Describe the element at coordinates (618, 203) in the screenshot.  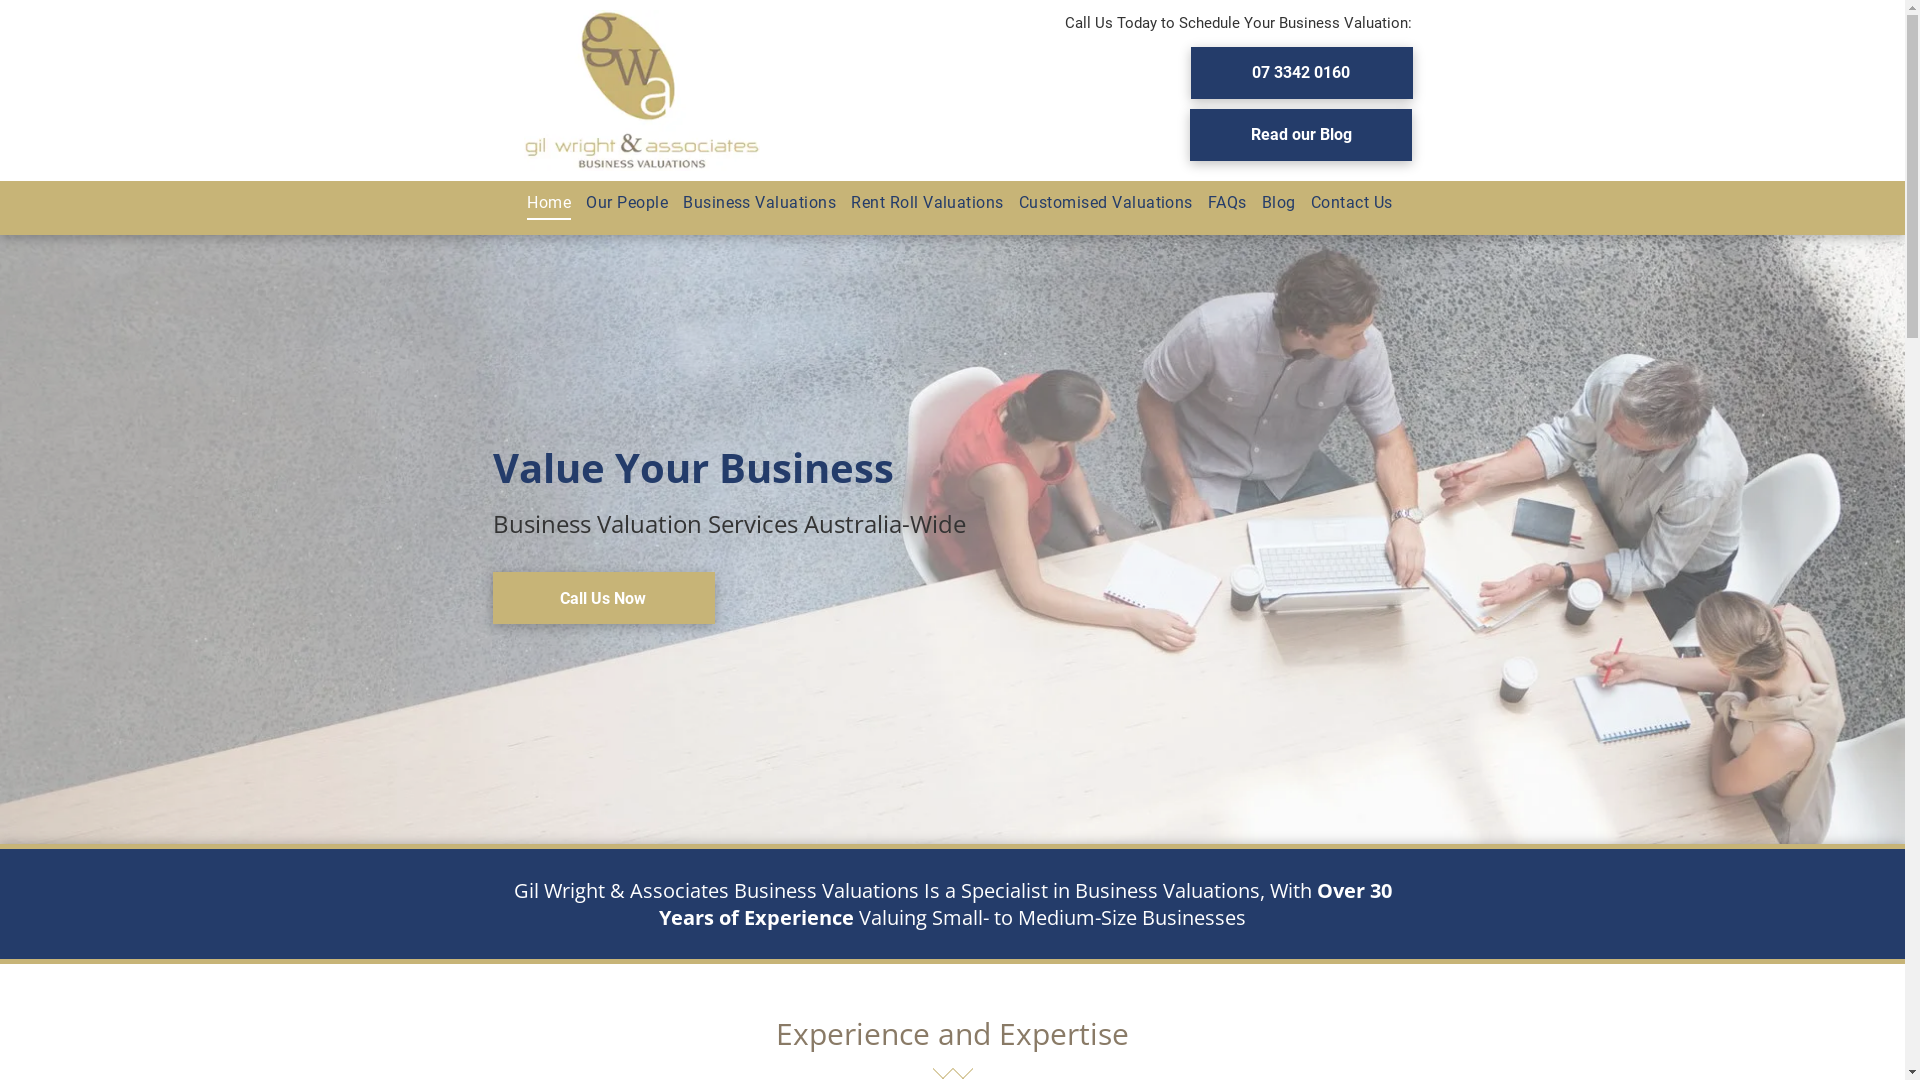
I see `'Our People'` at that location.